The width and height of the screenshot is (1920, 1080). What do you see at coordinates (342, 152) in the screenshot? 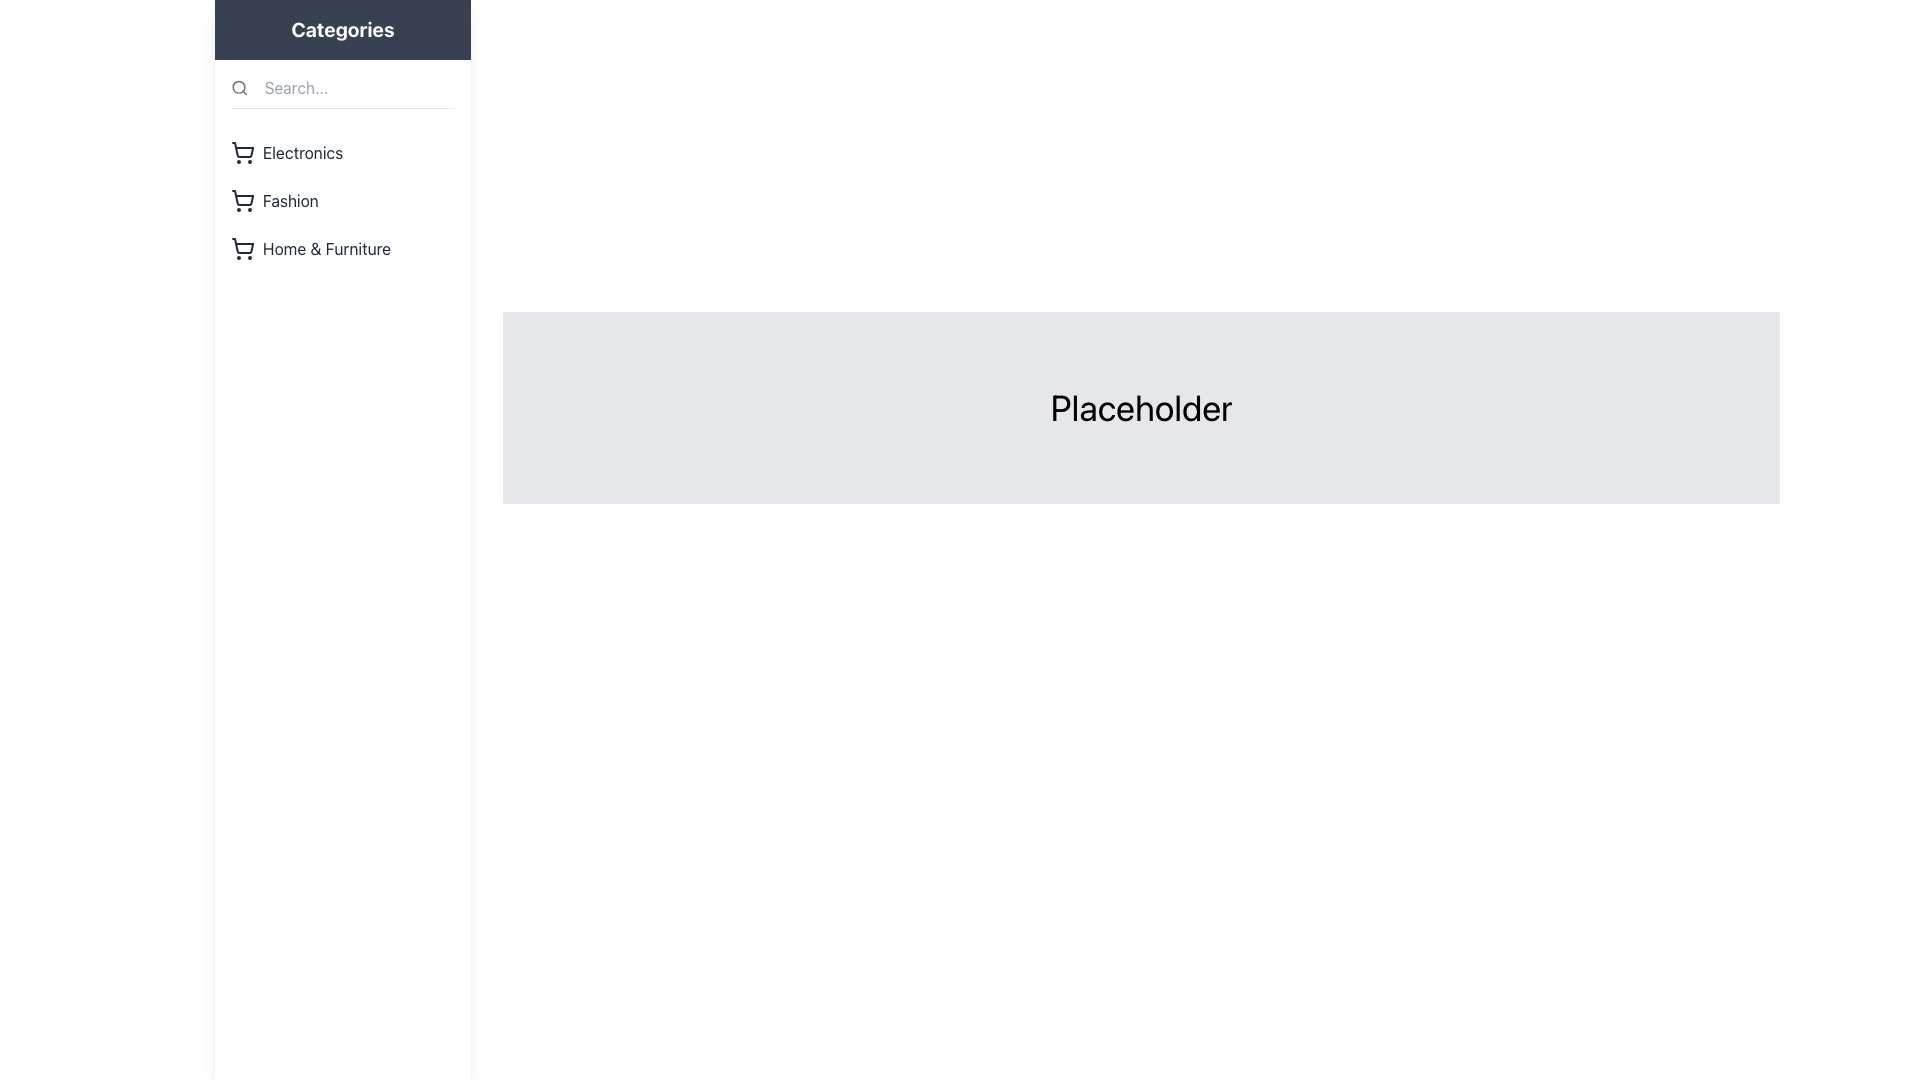
I see `the first Navigation list item in the sidebar menu` at bounding box center [342, 152].